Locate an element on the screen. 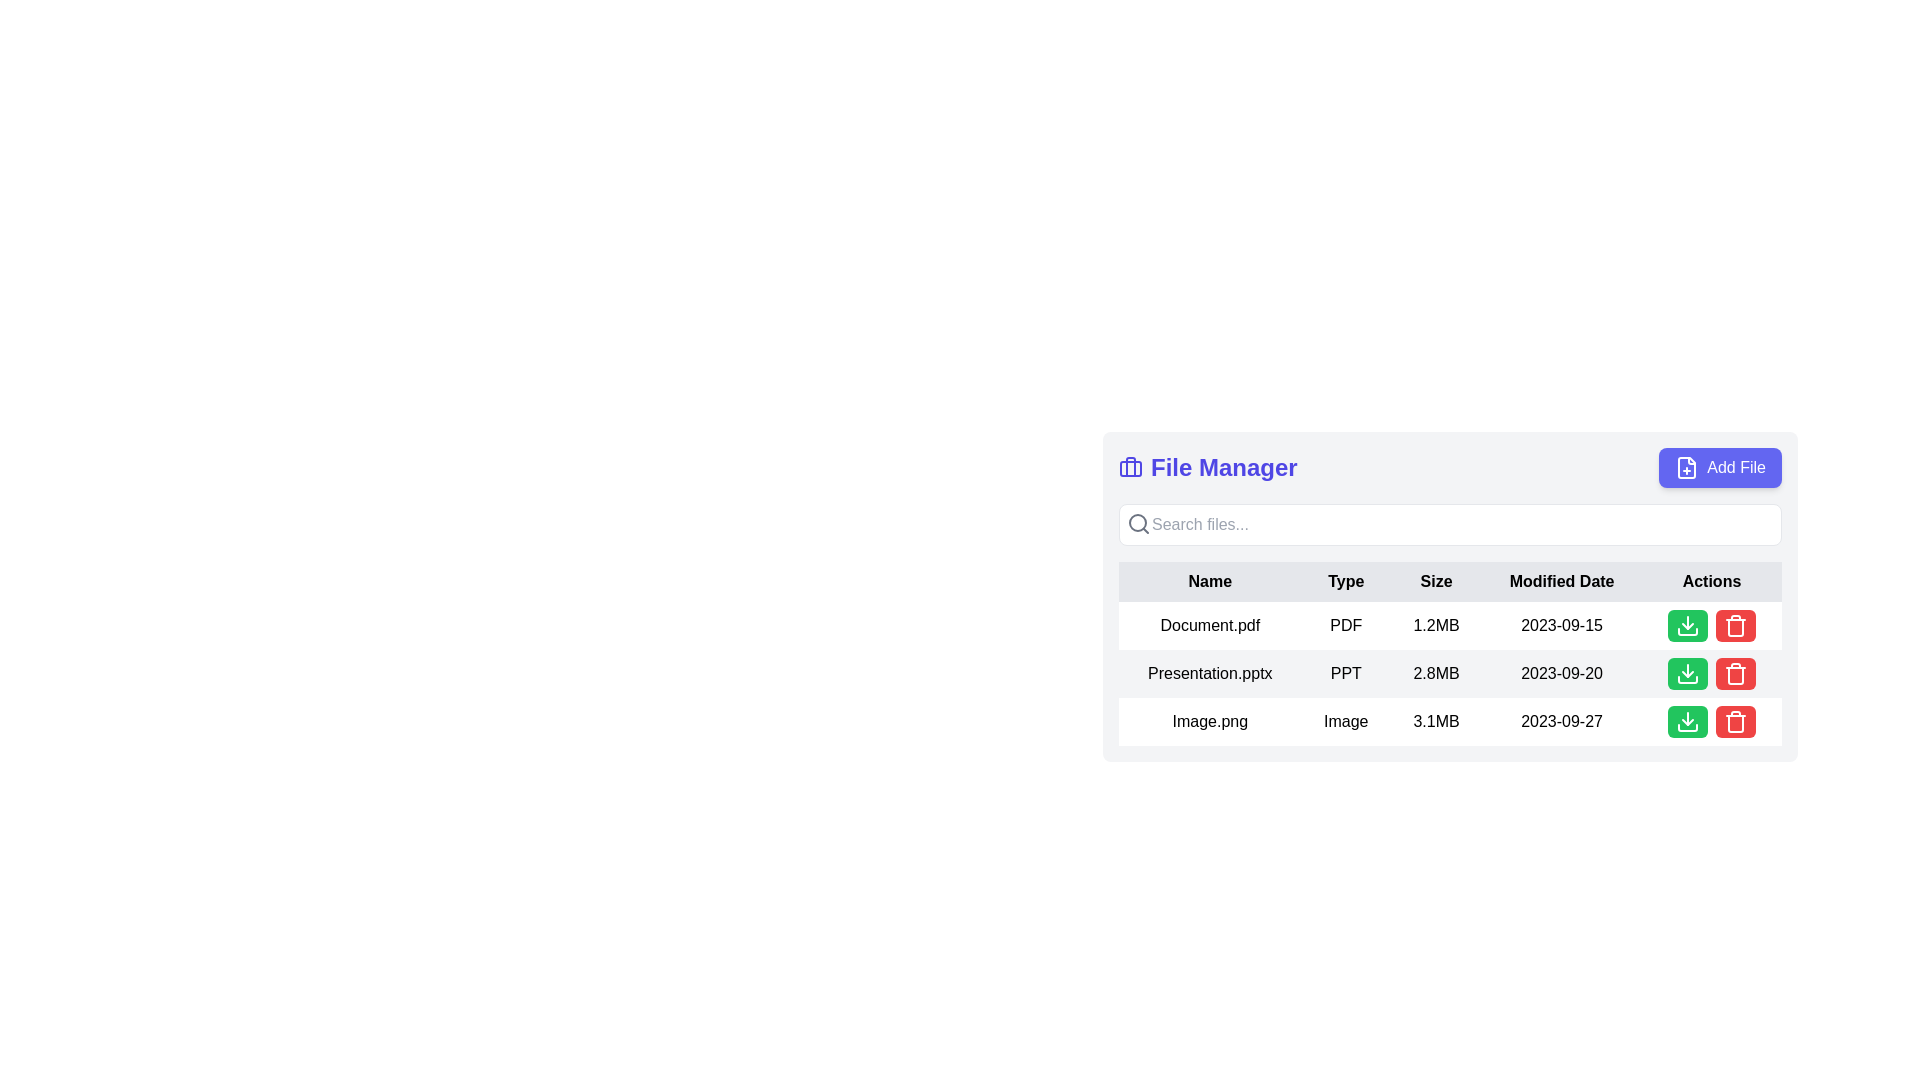 The image size is (1920, 1080). the text display element that shows 'Presentation.pptx' in black font, located in the second row of the table under the 'Name' column is located at coordinates (1209, 674).